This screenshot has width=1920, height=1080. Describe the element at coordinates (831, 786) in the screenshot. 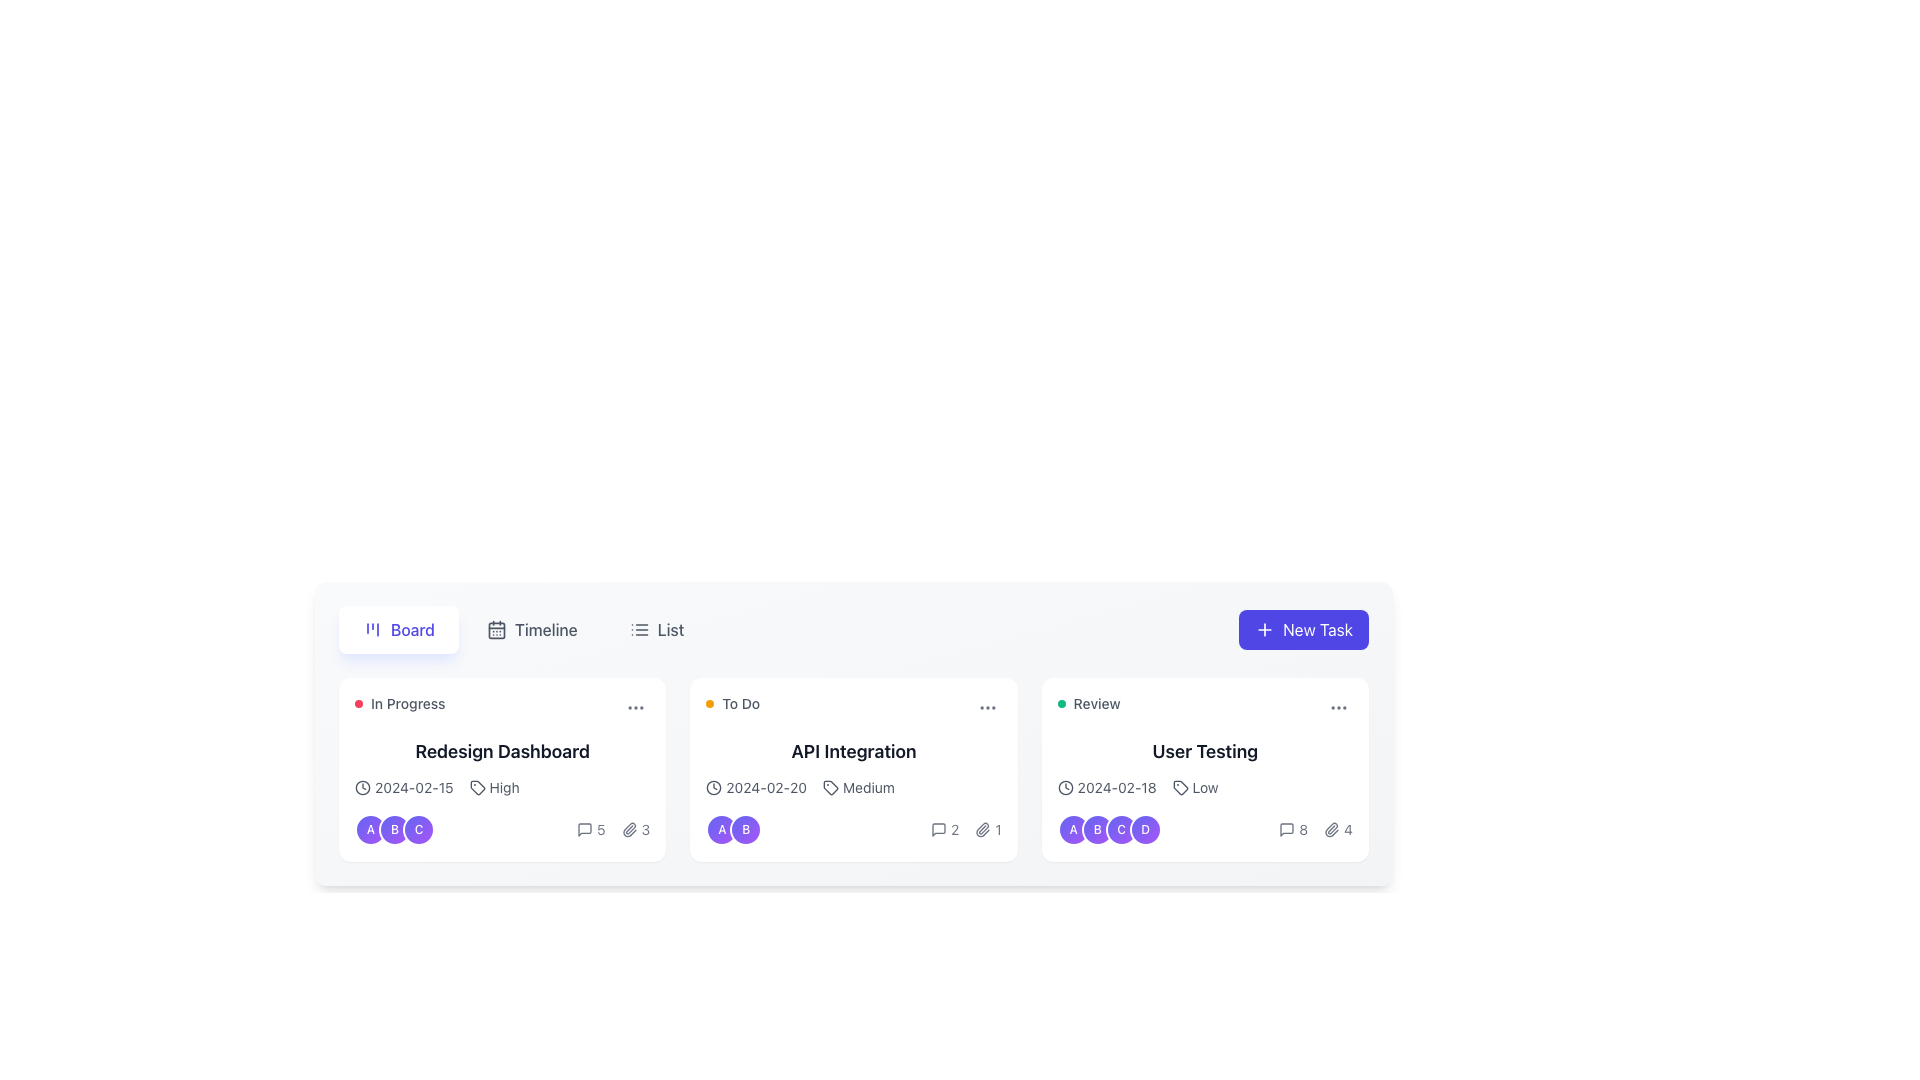

I see `the information represented by the tag icon located in the second card labeled 'API Integration', positioned above the 'Medium' text` at that location.